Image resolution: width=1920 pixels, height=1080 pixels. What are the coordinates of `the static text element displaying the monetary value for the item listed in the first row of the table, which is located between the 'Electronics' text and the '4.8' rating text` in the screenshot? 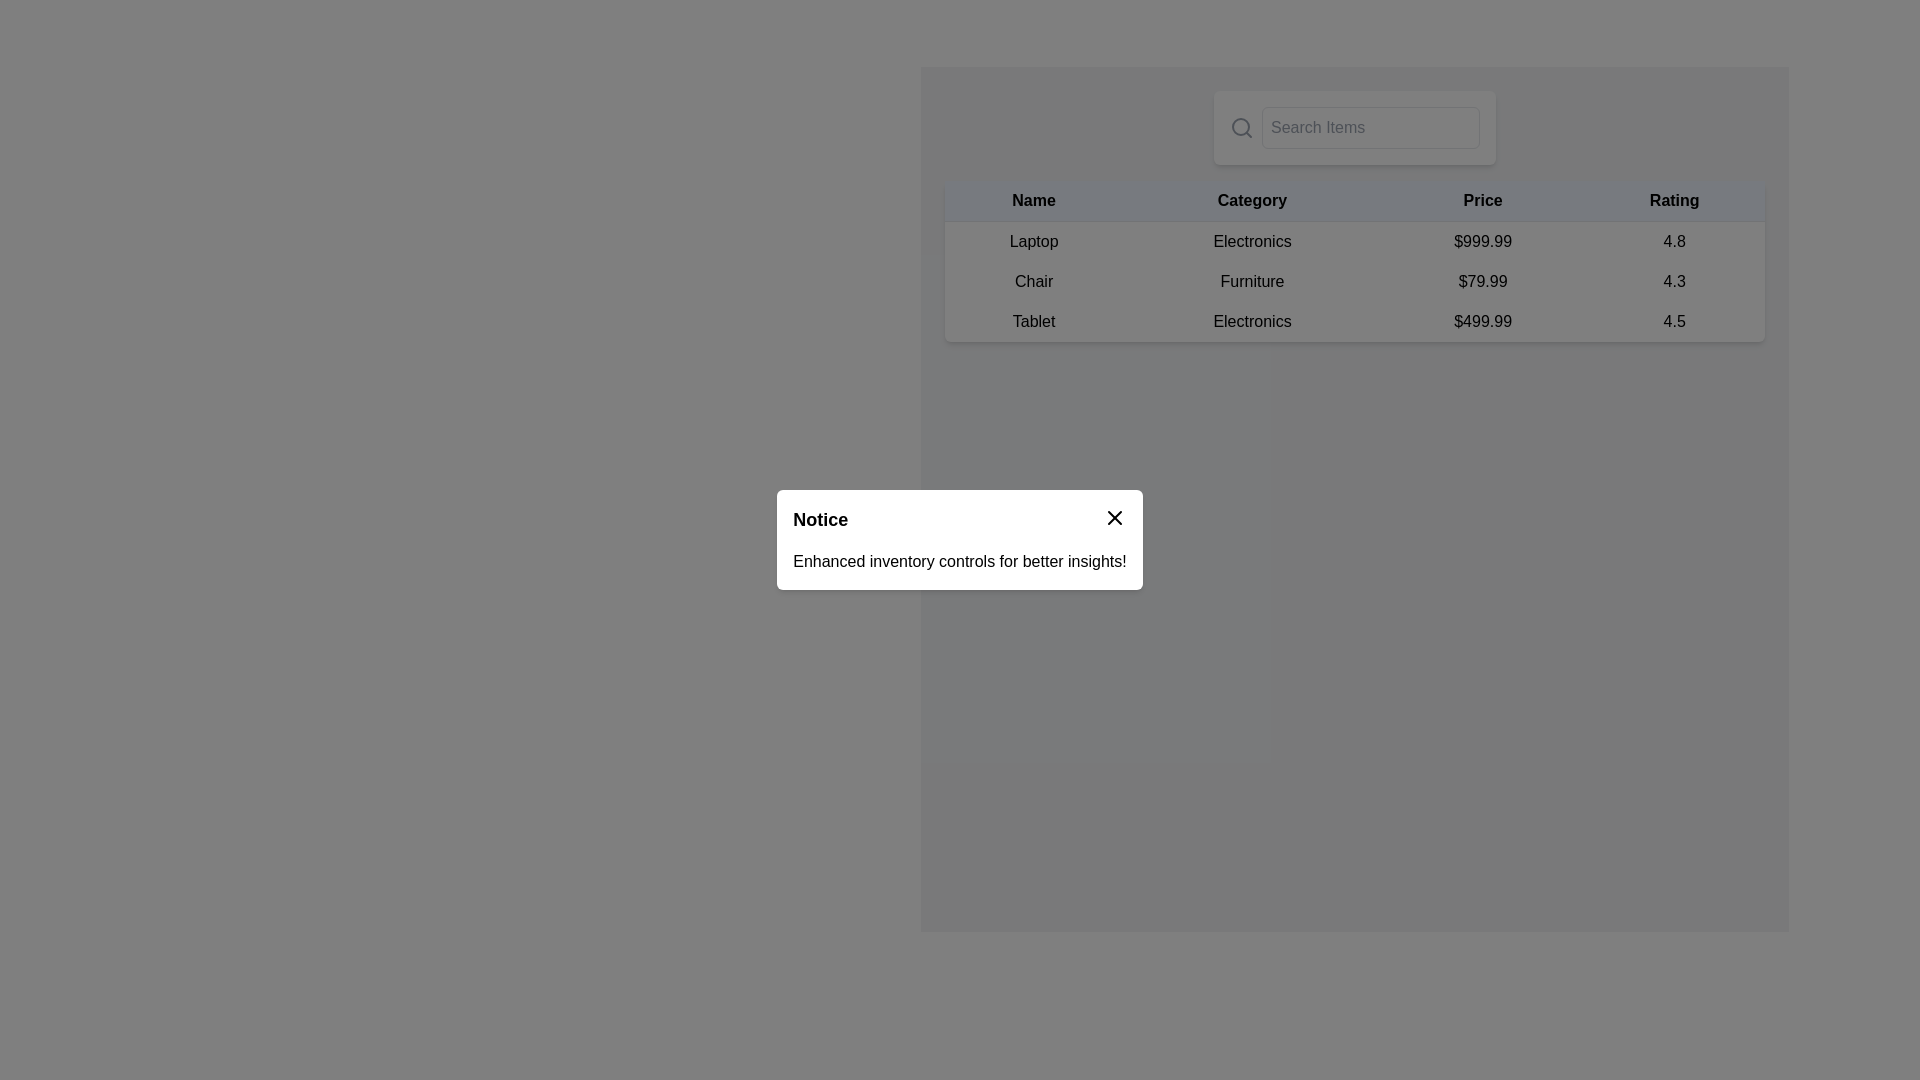 It's located at (1483, 240).